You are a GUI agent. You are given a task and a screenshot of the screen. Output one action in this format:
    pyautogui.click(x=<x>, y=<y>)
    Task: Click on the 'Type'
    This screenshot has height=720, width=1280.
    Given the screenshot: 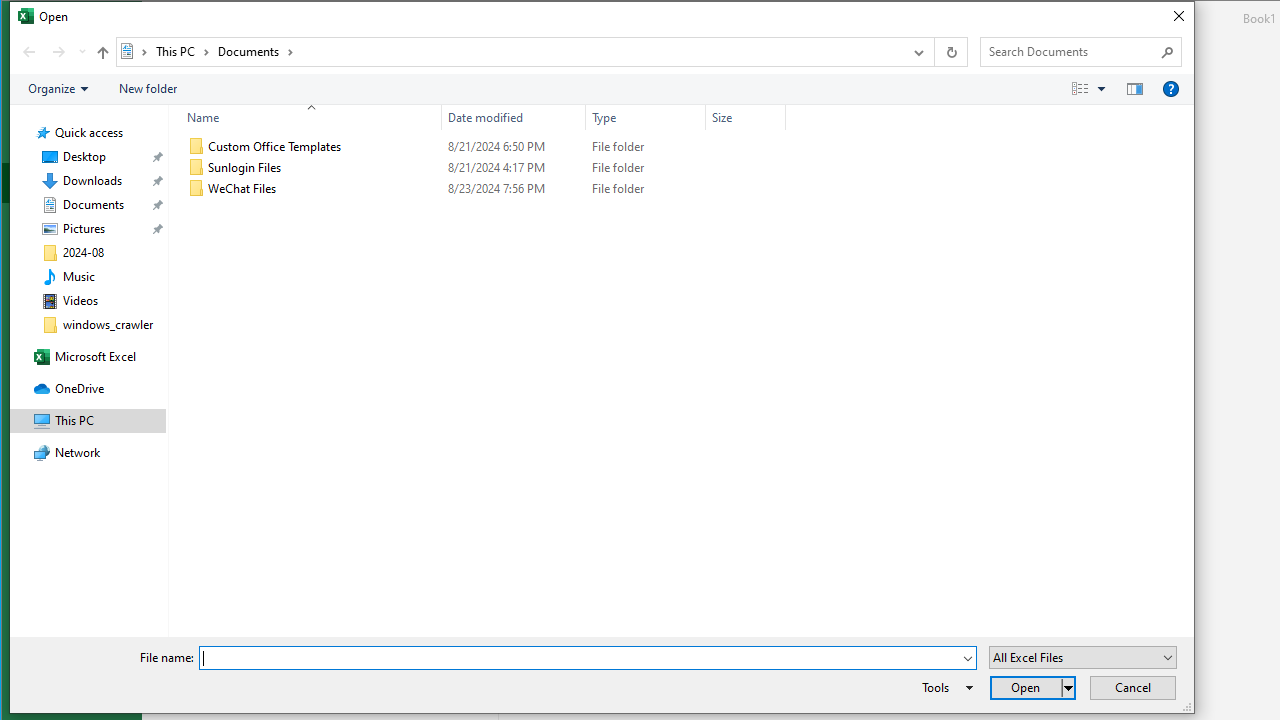 What is the action you would take?
    pyautogui.click(x=646, y=117)
    